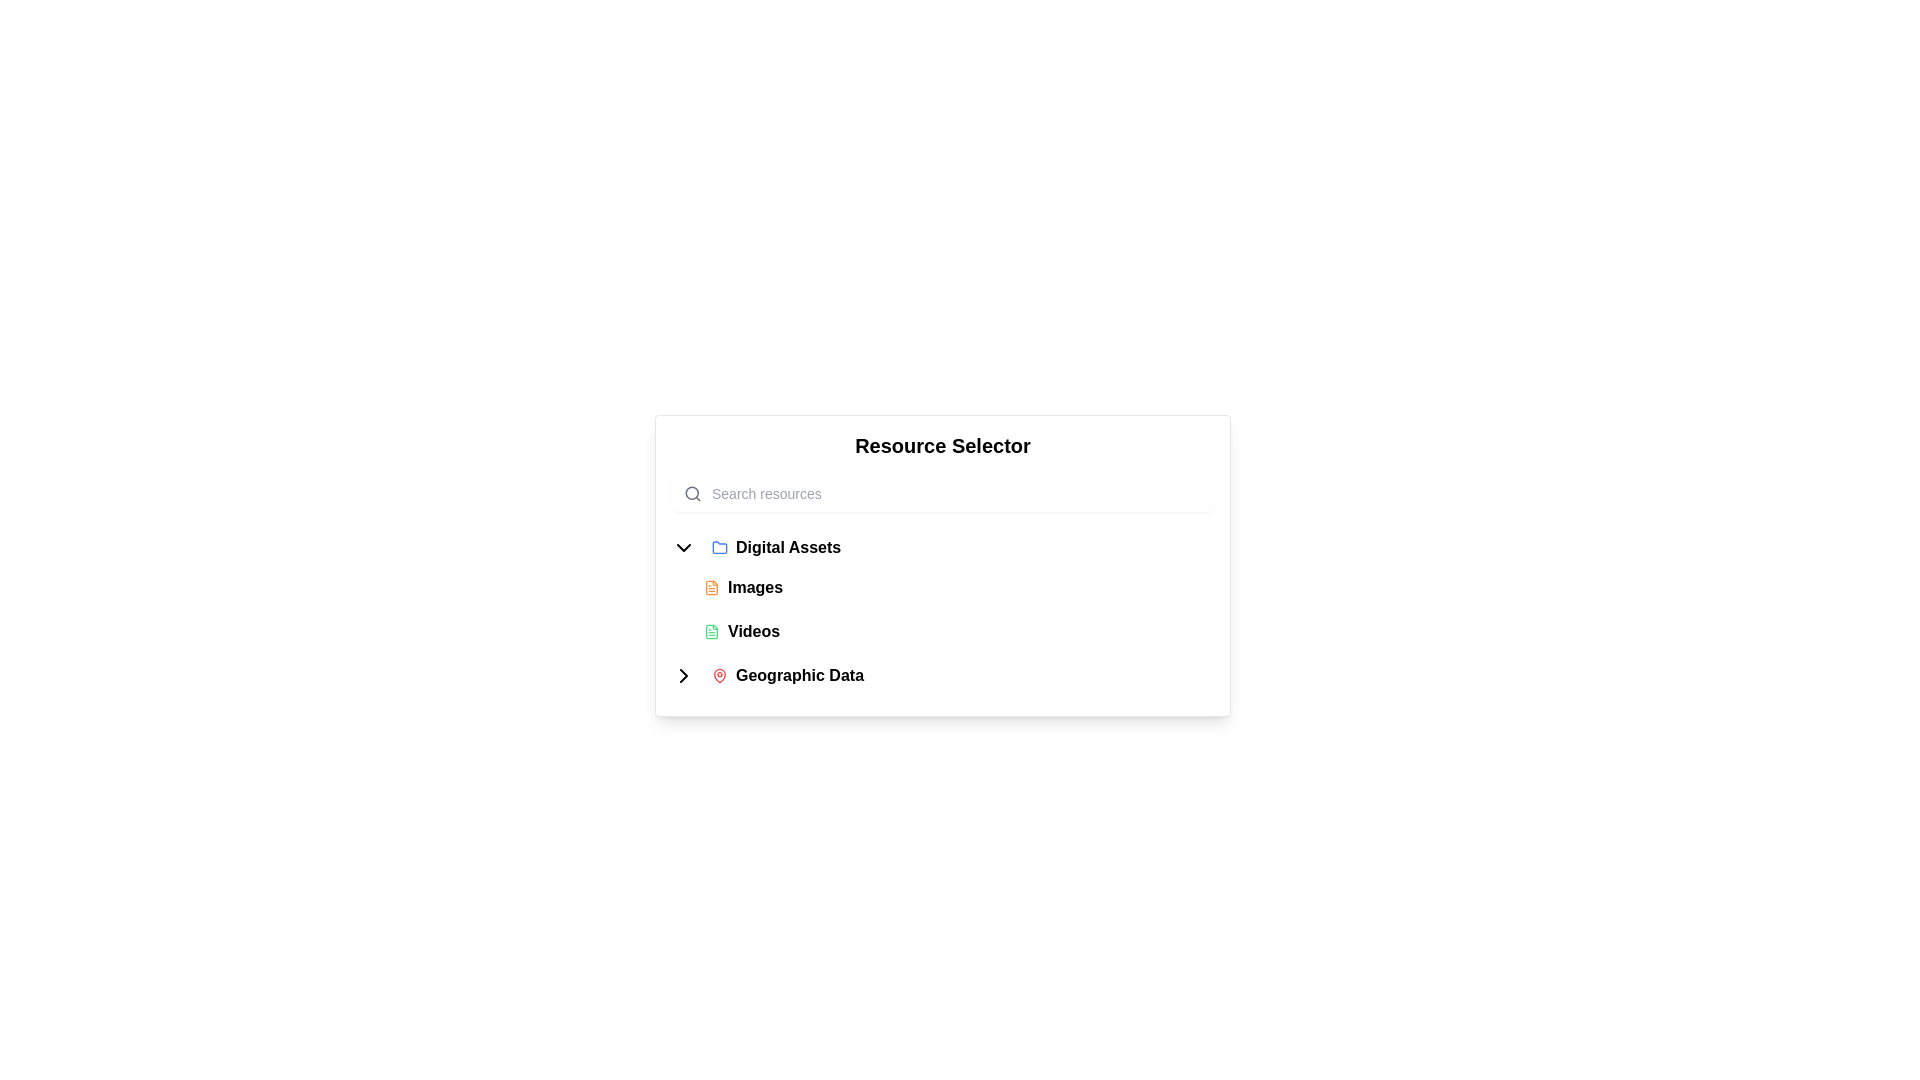  What do you see at coordinates (754, 586) in the screenshot?
I see `the button labeled 'Images' which is styled in bold and located under the 'Digital Assets' section` at bounding box center [754, 586].